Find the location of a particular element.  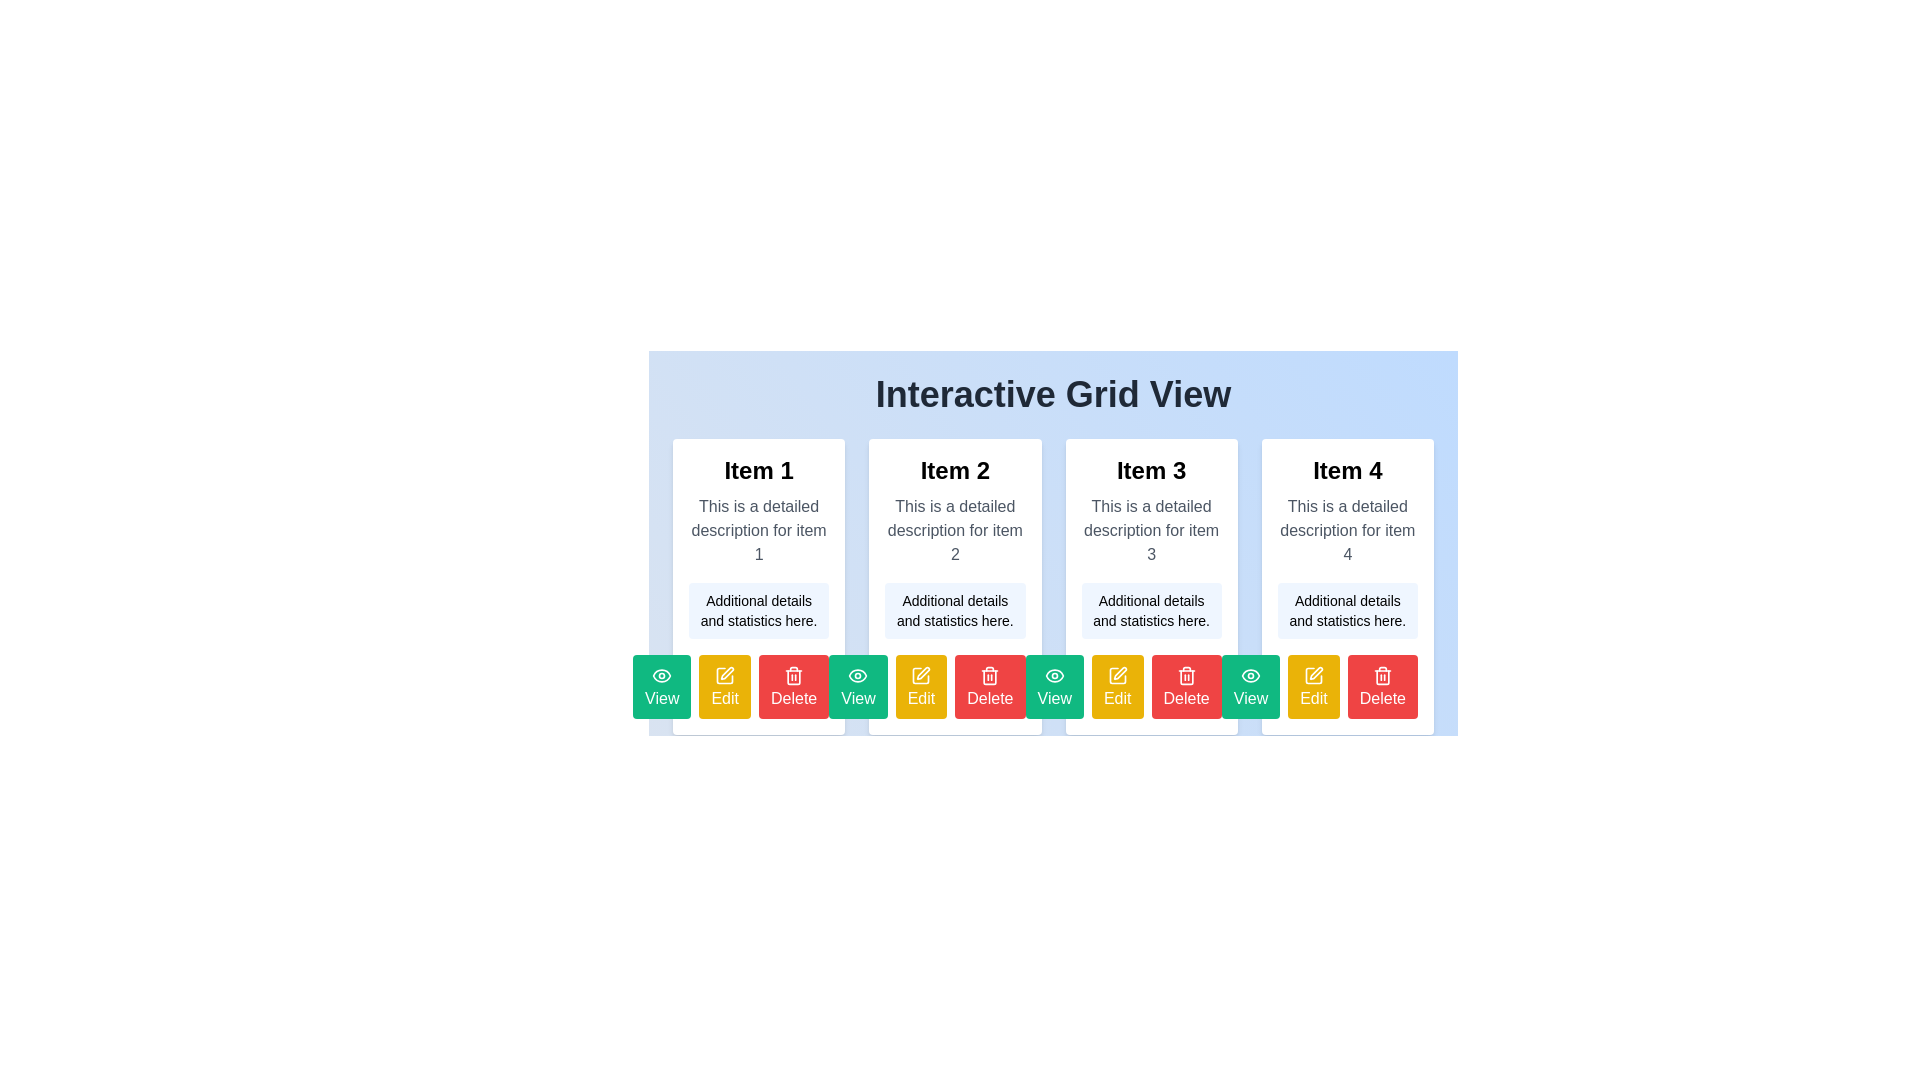

the delete button located at the bottom-right of the card labeled 'Item 2' is located at coordinates (954, 685).